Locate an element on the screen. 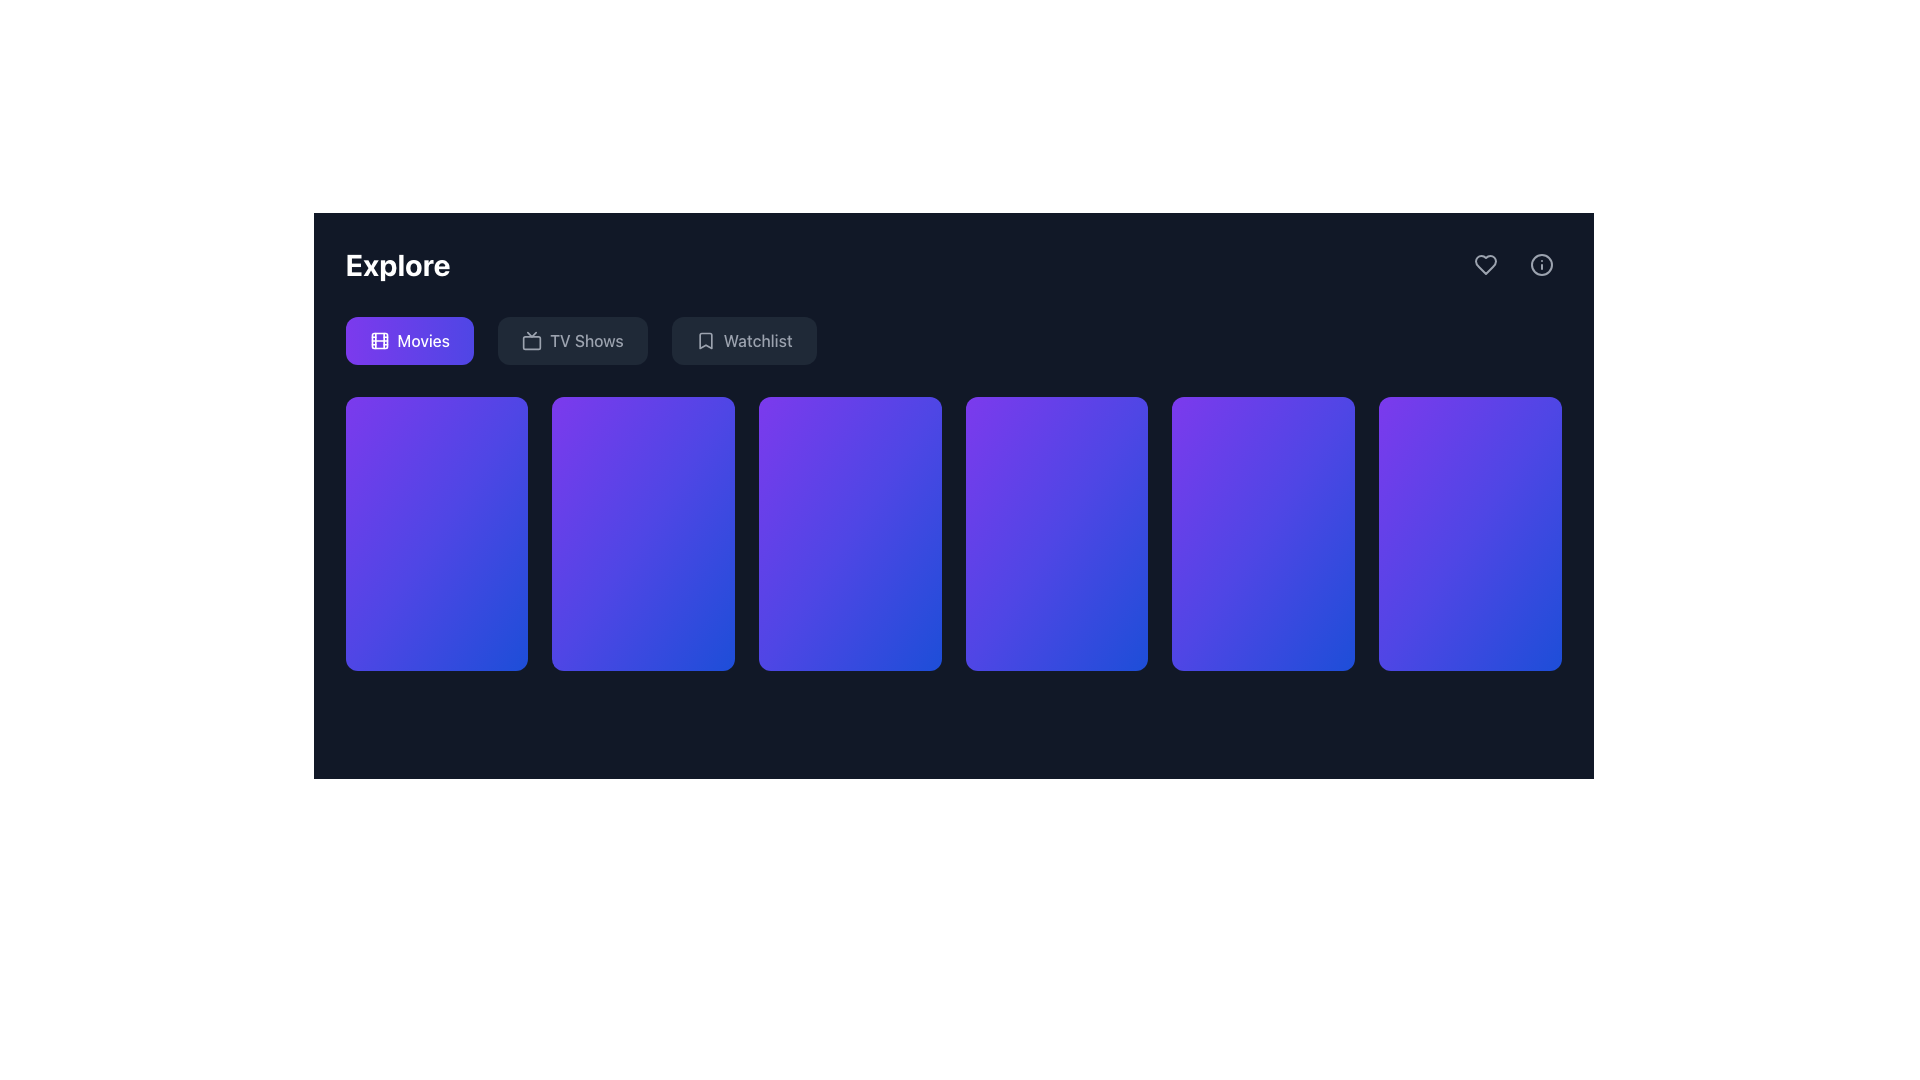 This screenshot has height=1080, width=1920. the 'Watchlist' icon located at the center of the 'Watchlist' button in the top-right section of the category row is located at coordinates (705, 339).